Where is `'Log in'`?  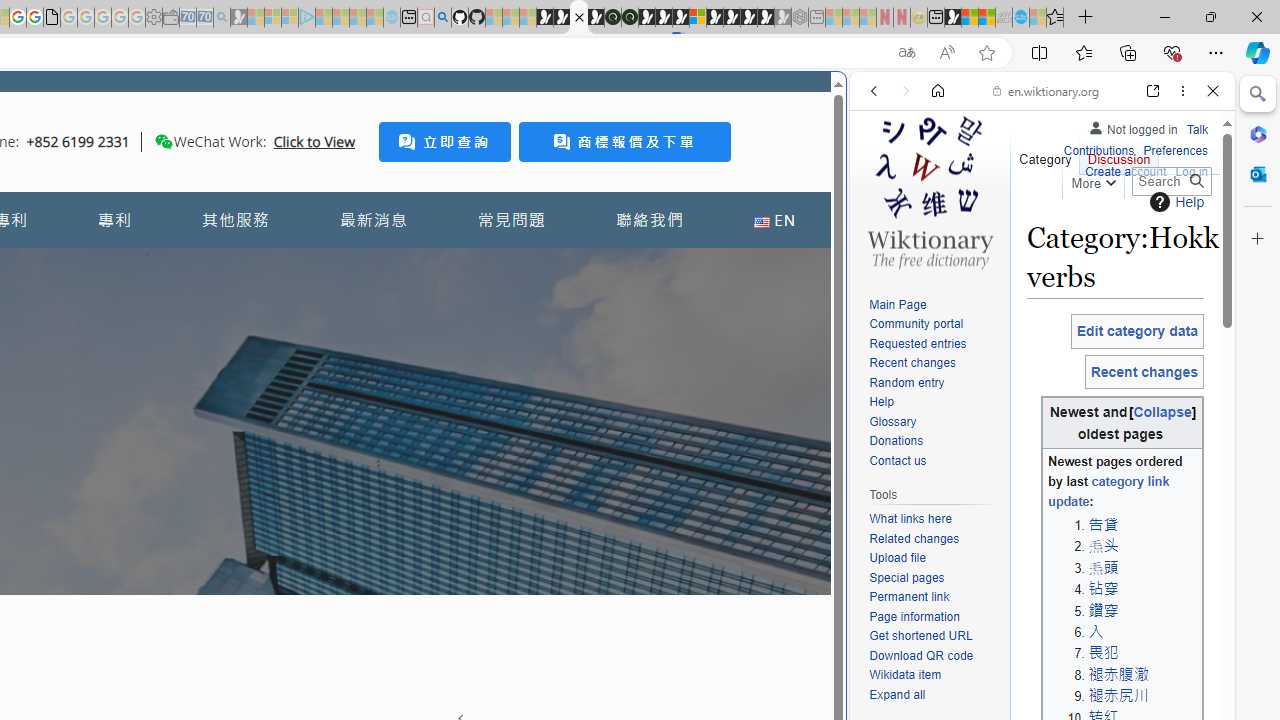
'Log in' is located at coordinates (1191, 171).